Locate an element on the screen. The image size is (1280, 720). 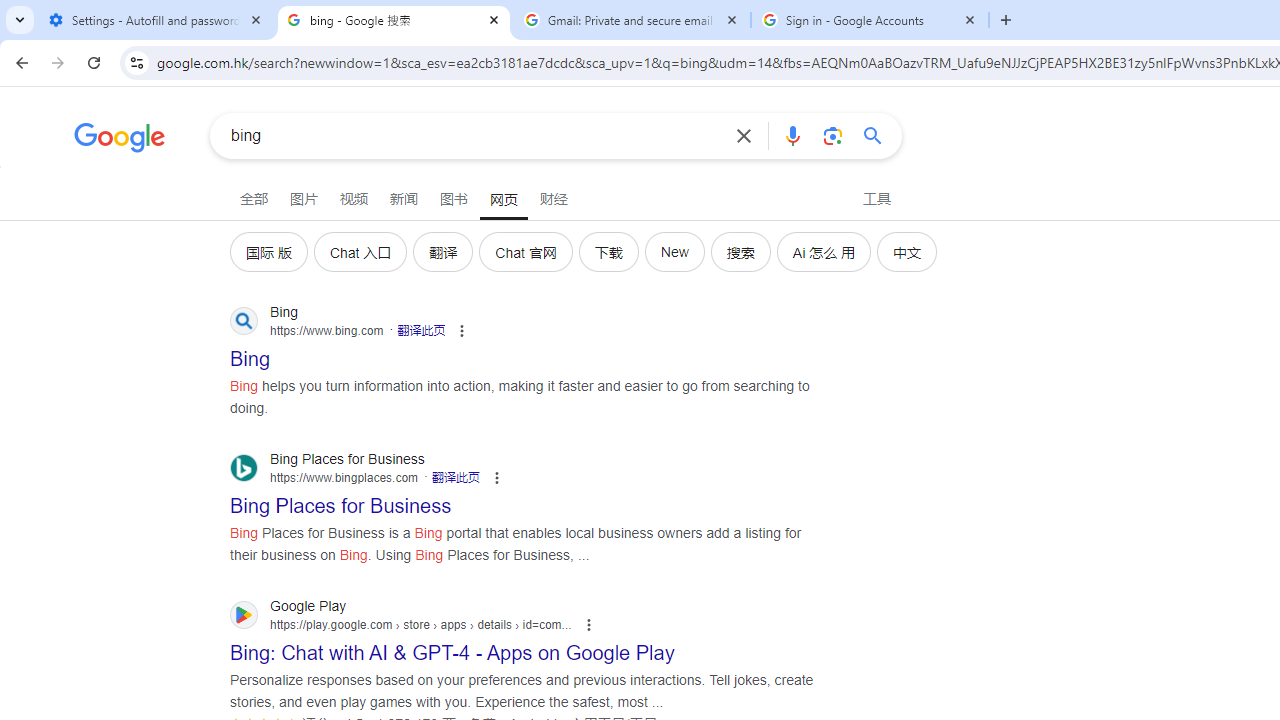
'Settings - Autofill and passwords' is located at coordinates (155, 20).